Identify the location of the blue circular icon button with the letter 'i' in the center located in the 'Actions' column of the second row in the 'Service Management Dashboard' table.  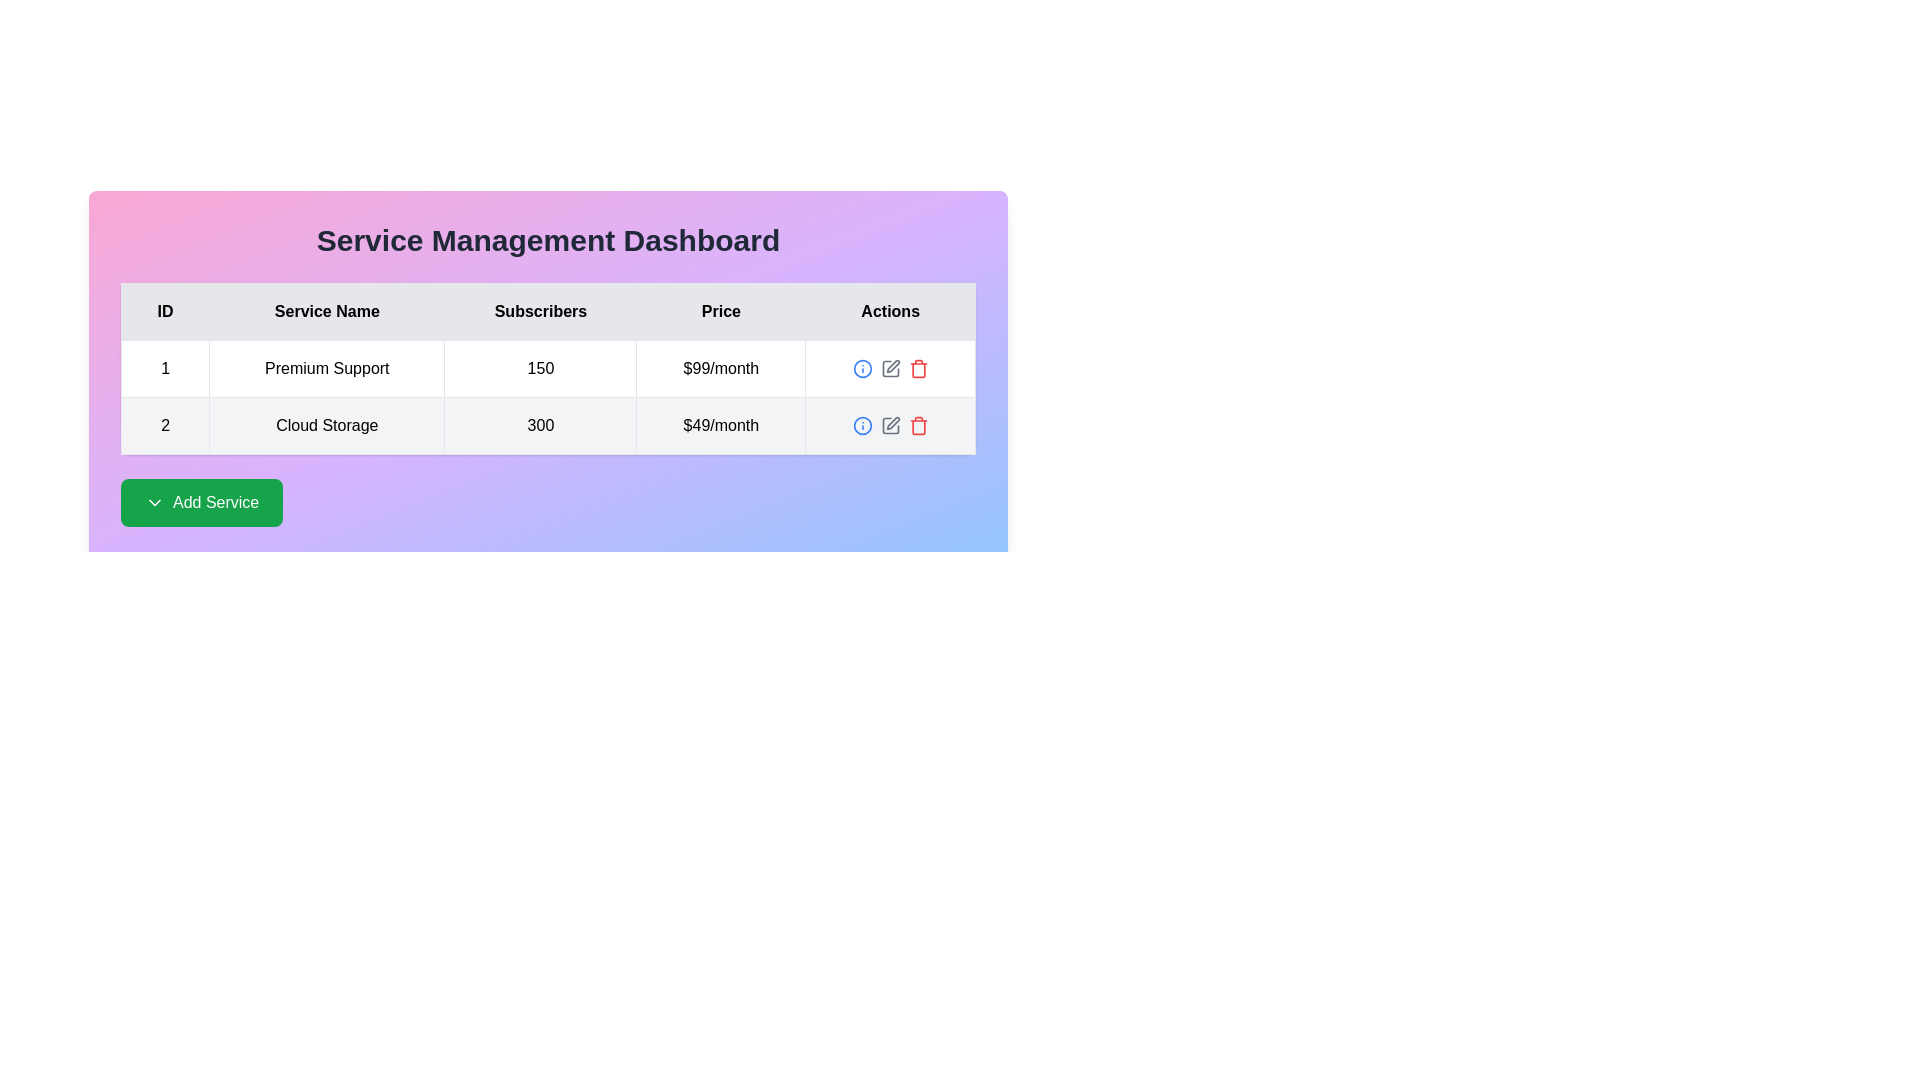
(862, 369).